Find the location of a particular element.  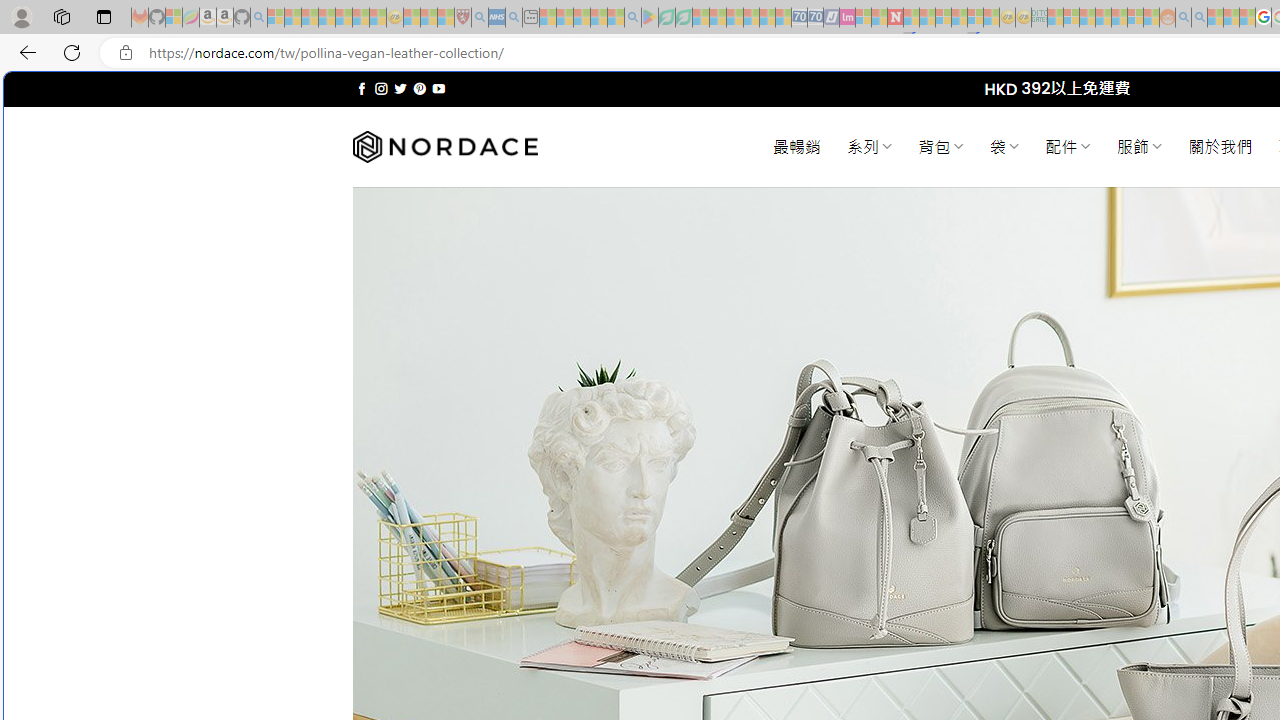

'Refresh' is located at coordinates (72, 51).